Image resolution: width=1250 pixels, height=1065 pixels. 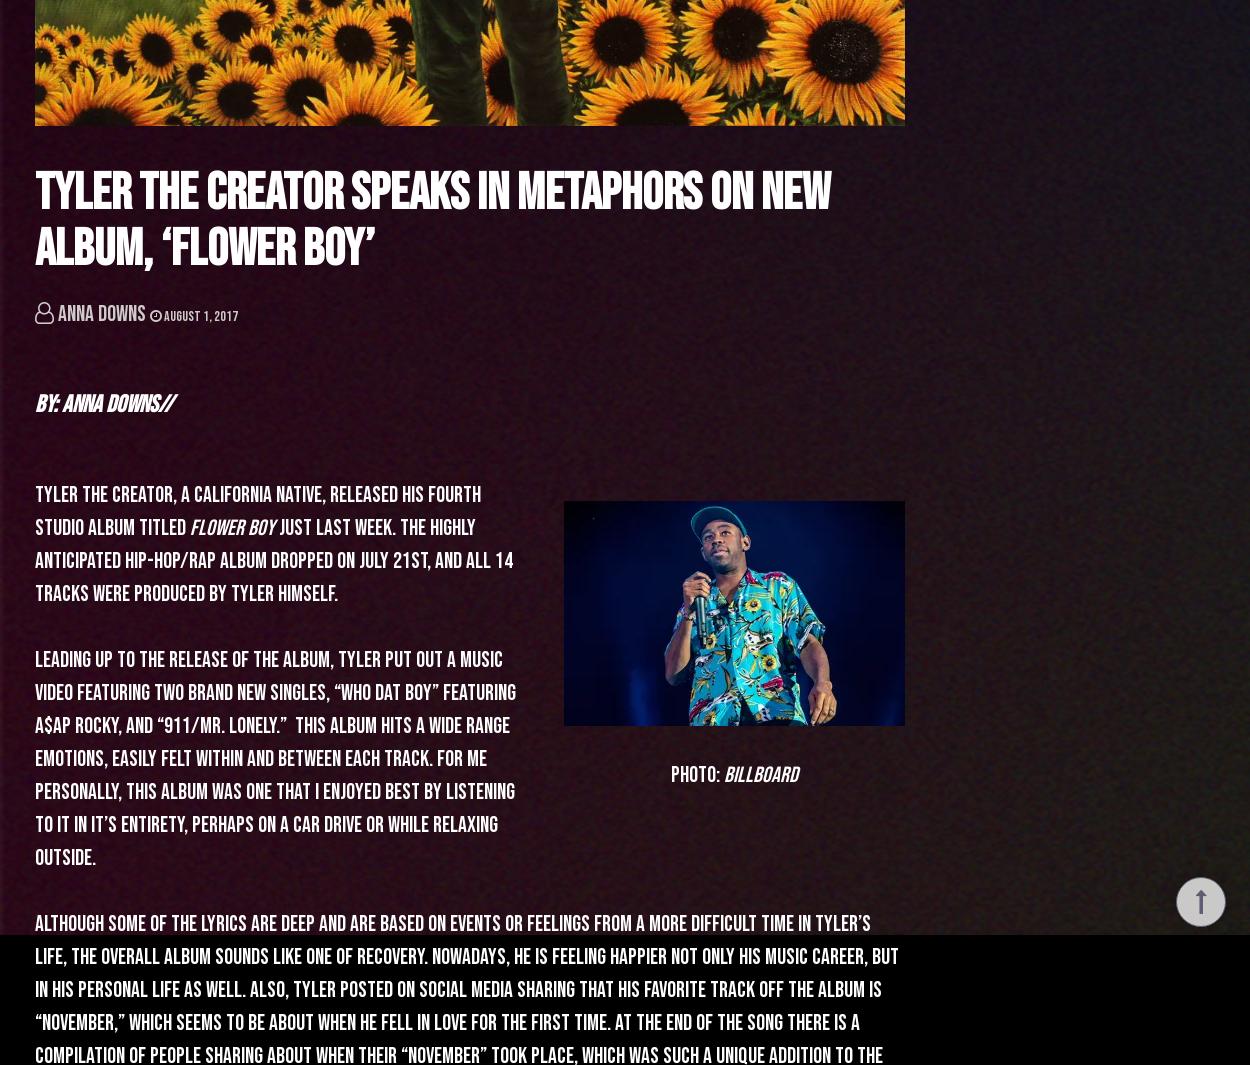 I want to click on 'By: Anna Downs//', so click(x=35, y=403).